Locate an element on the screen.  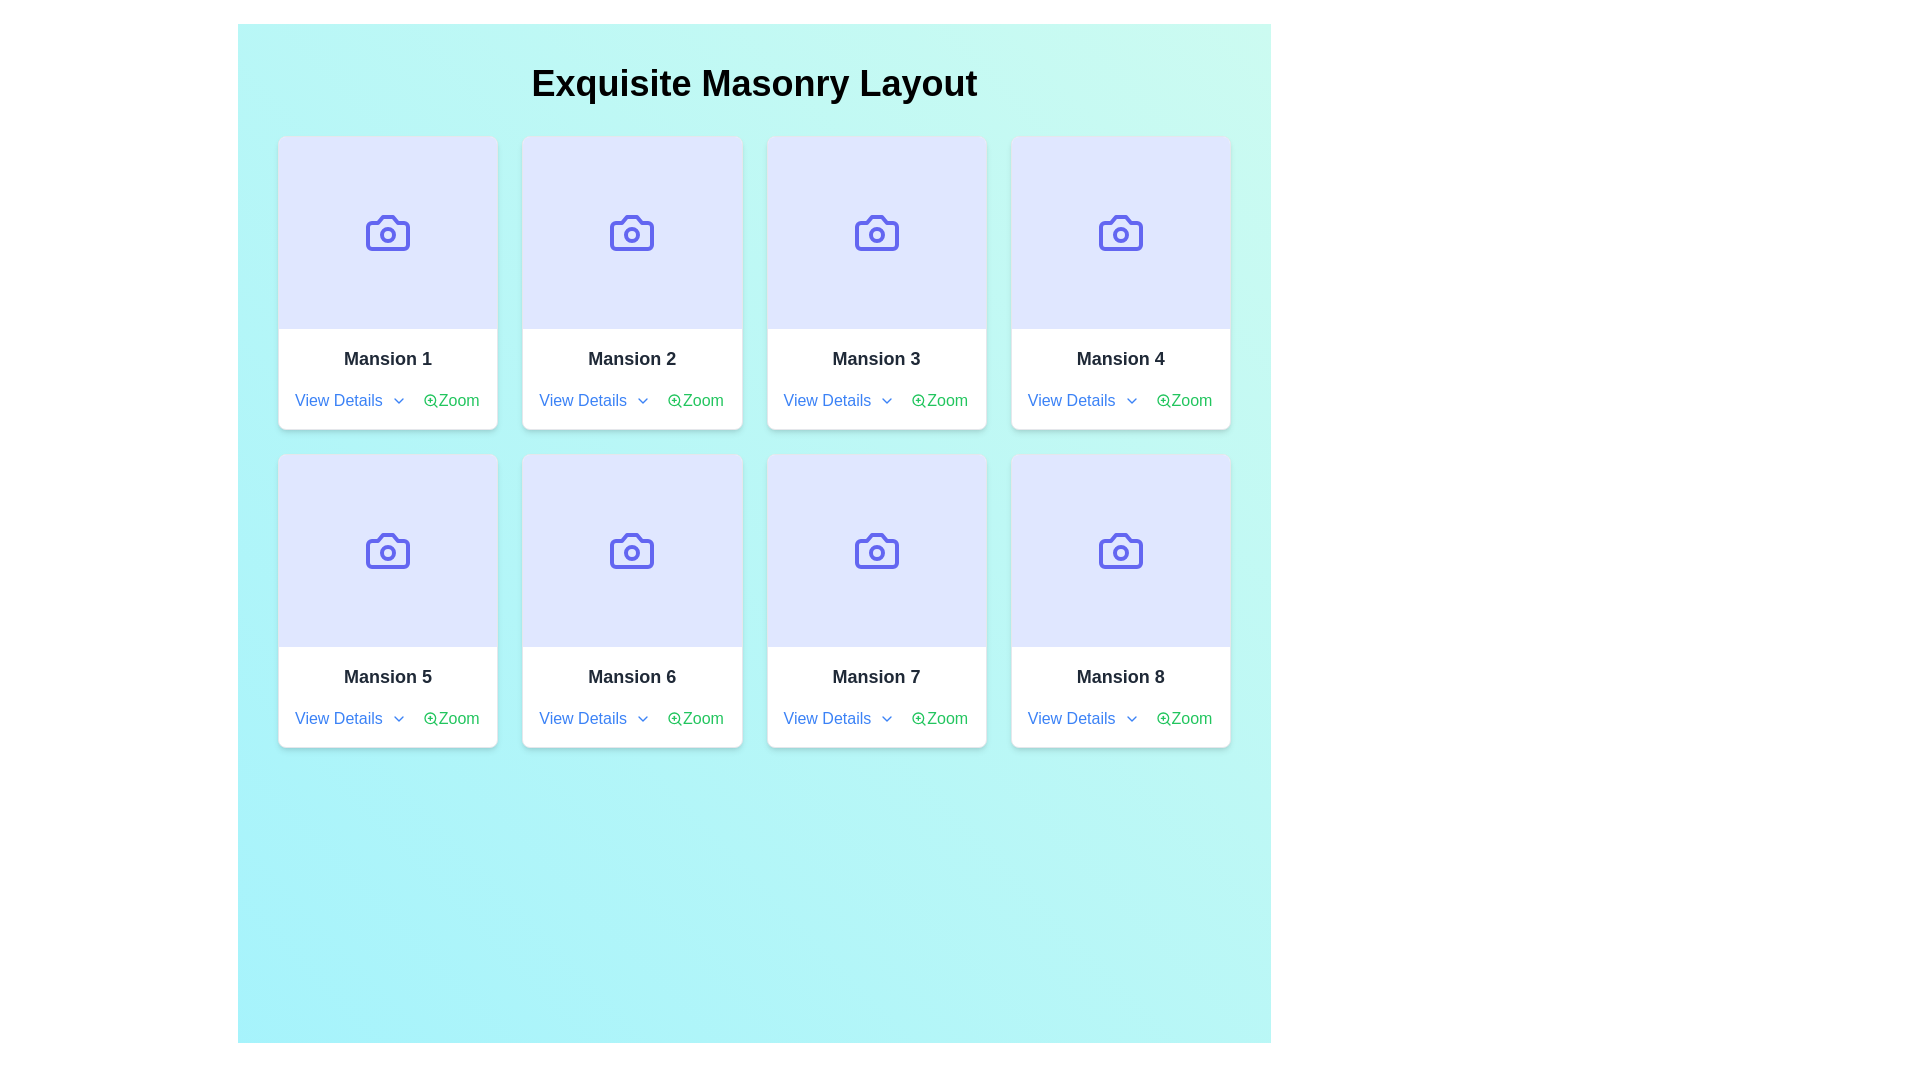
the magnifying glass icon button with a '+' symbol inside, styled in green, located to the right of the 'Zoom' label within the 'Mansion 4' card by is located at coordinates (1163, 401).